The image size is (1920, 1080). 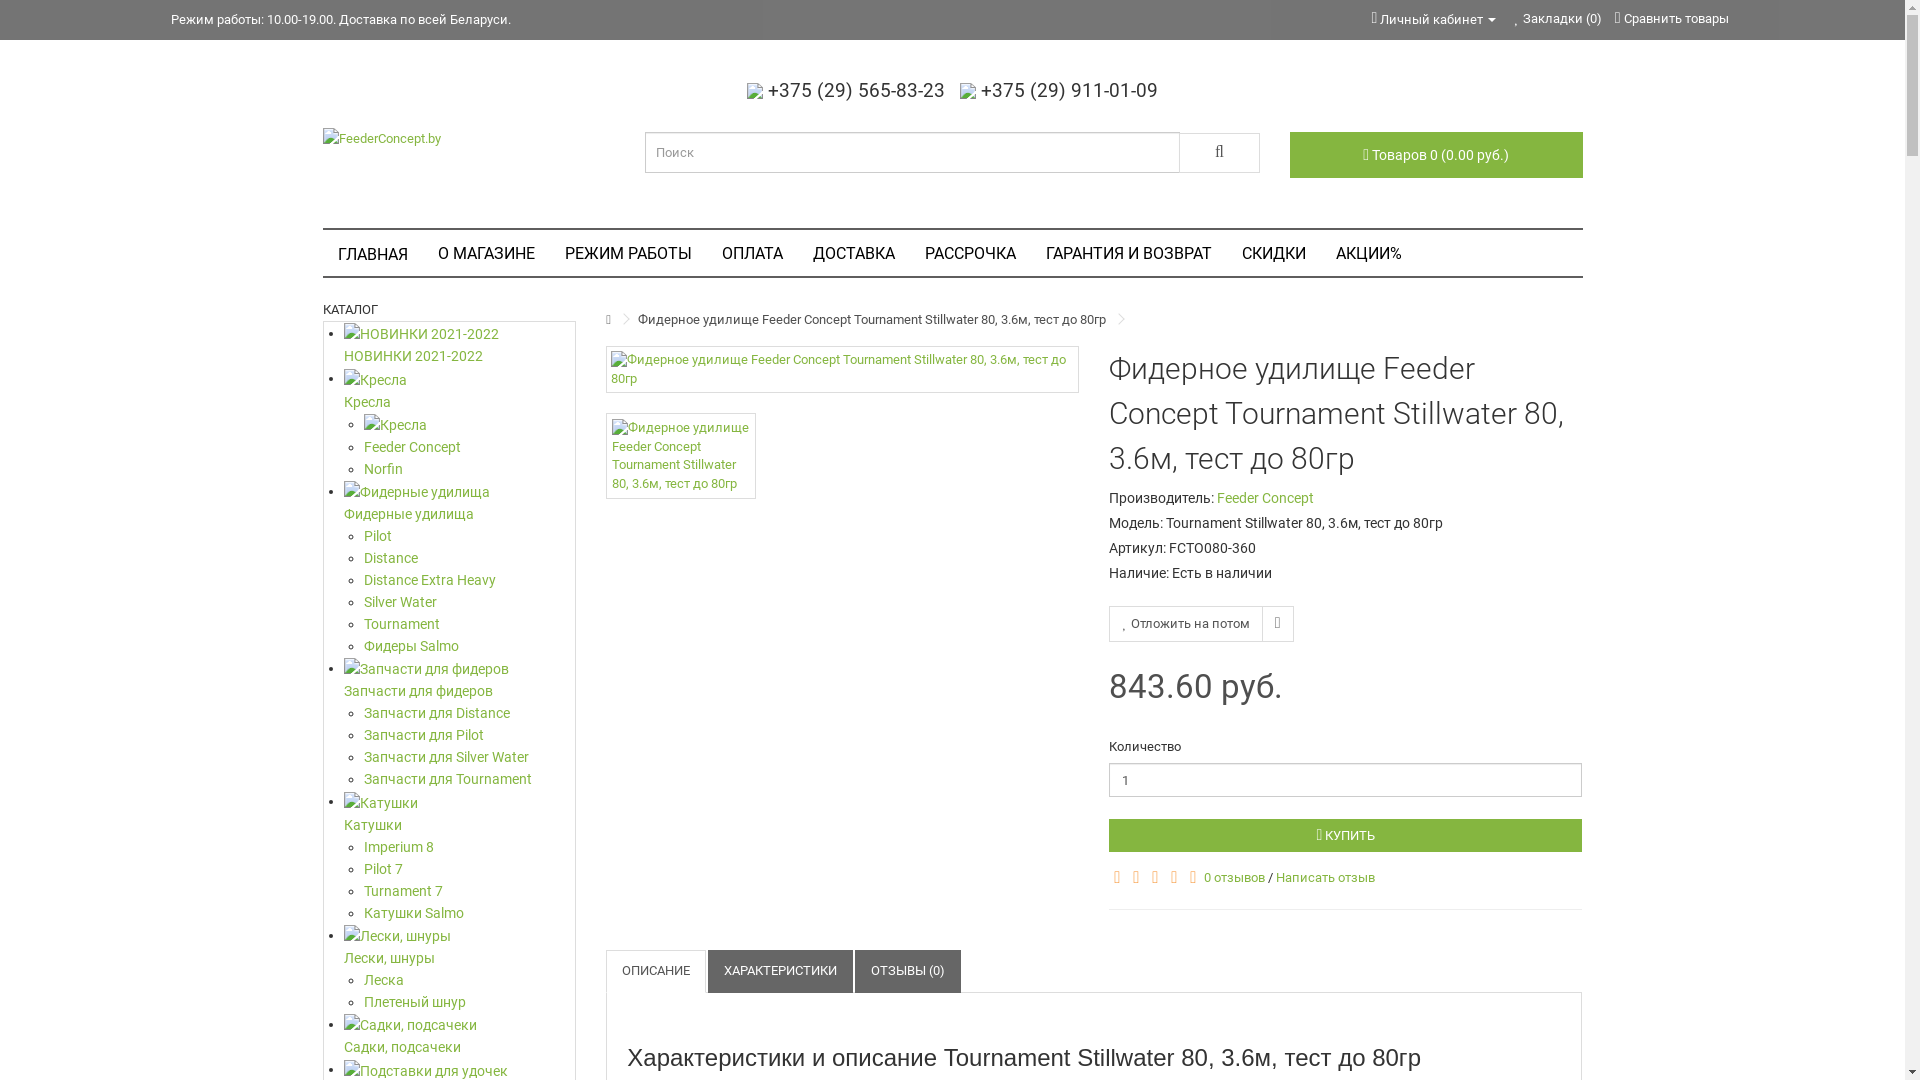 What do you see at coordinates (469, 558) in the screenshot?
I see `'Distance'` at bounding box center [469, 558].